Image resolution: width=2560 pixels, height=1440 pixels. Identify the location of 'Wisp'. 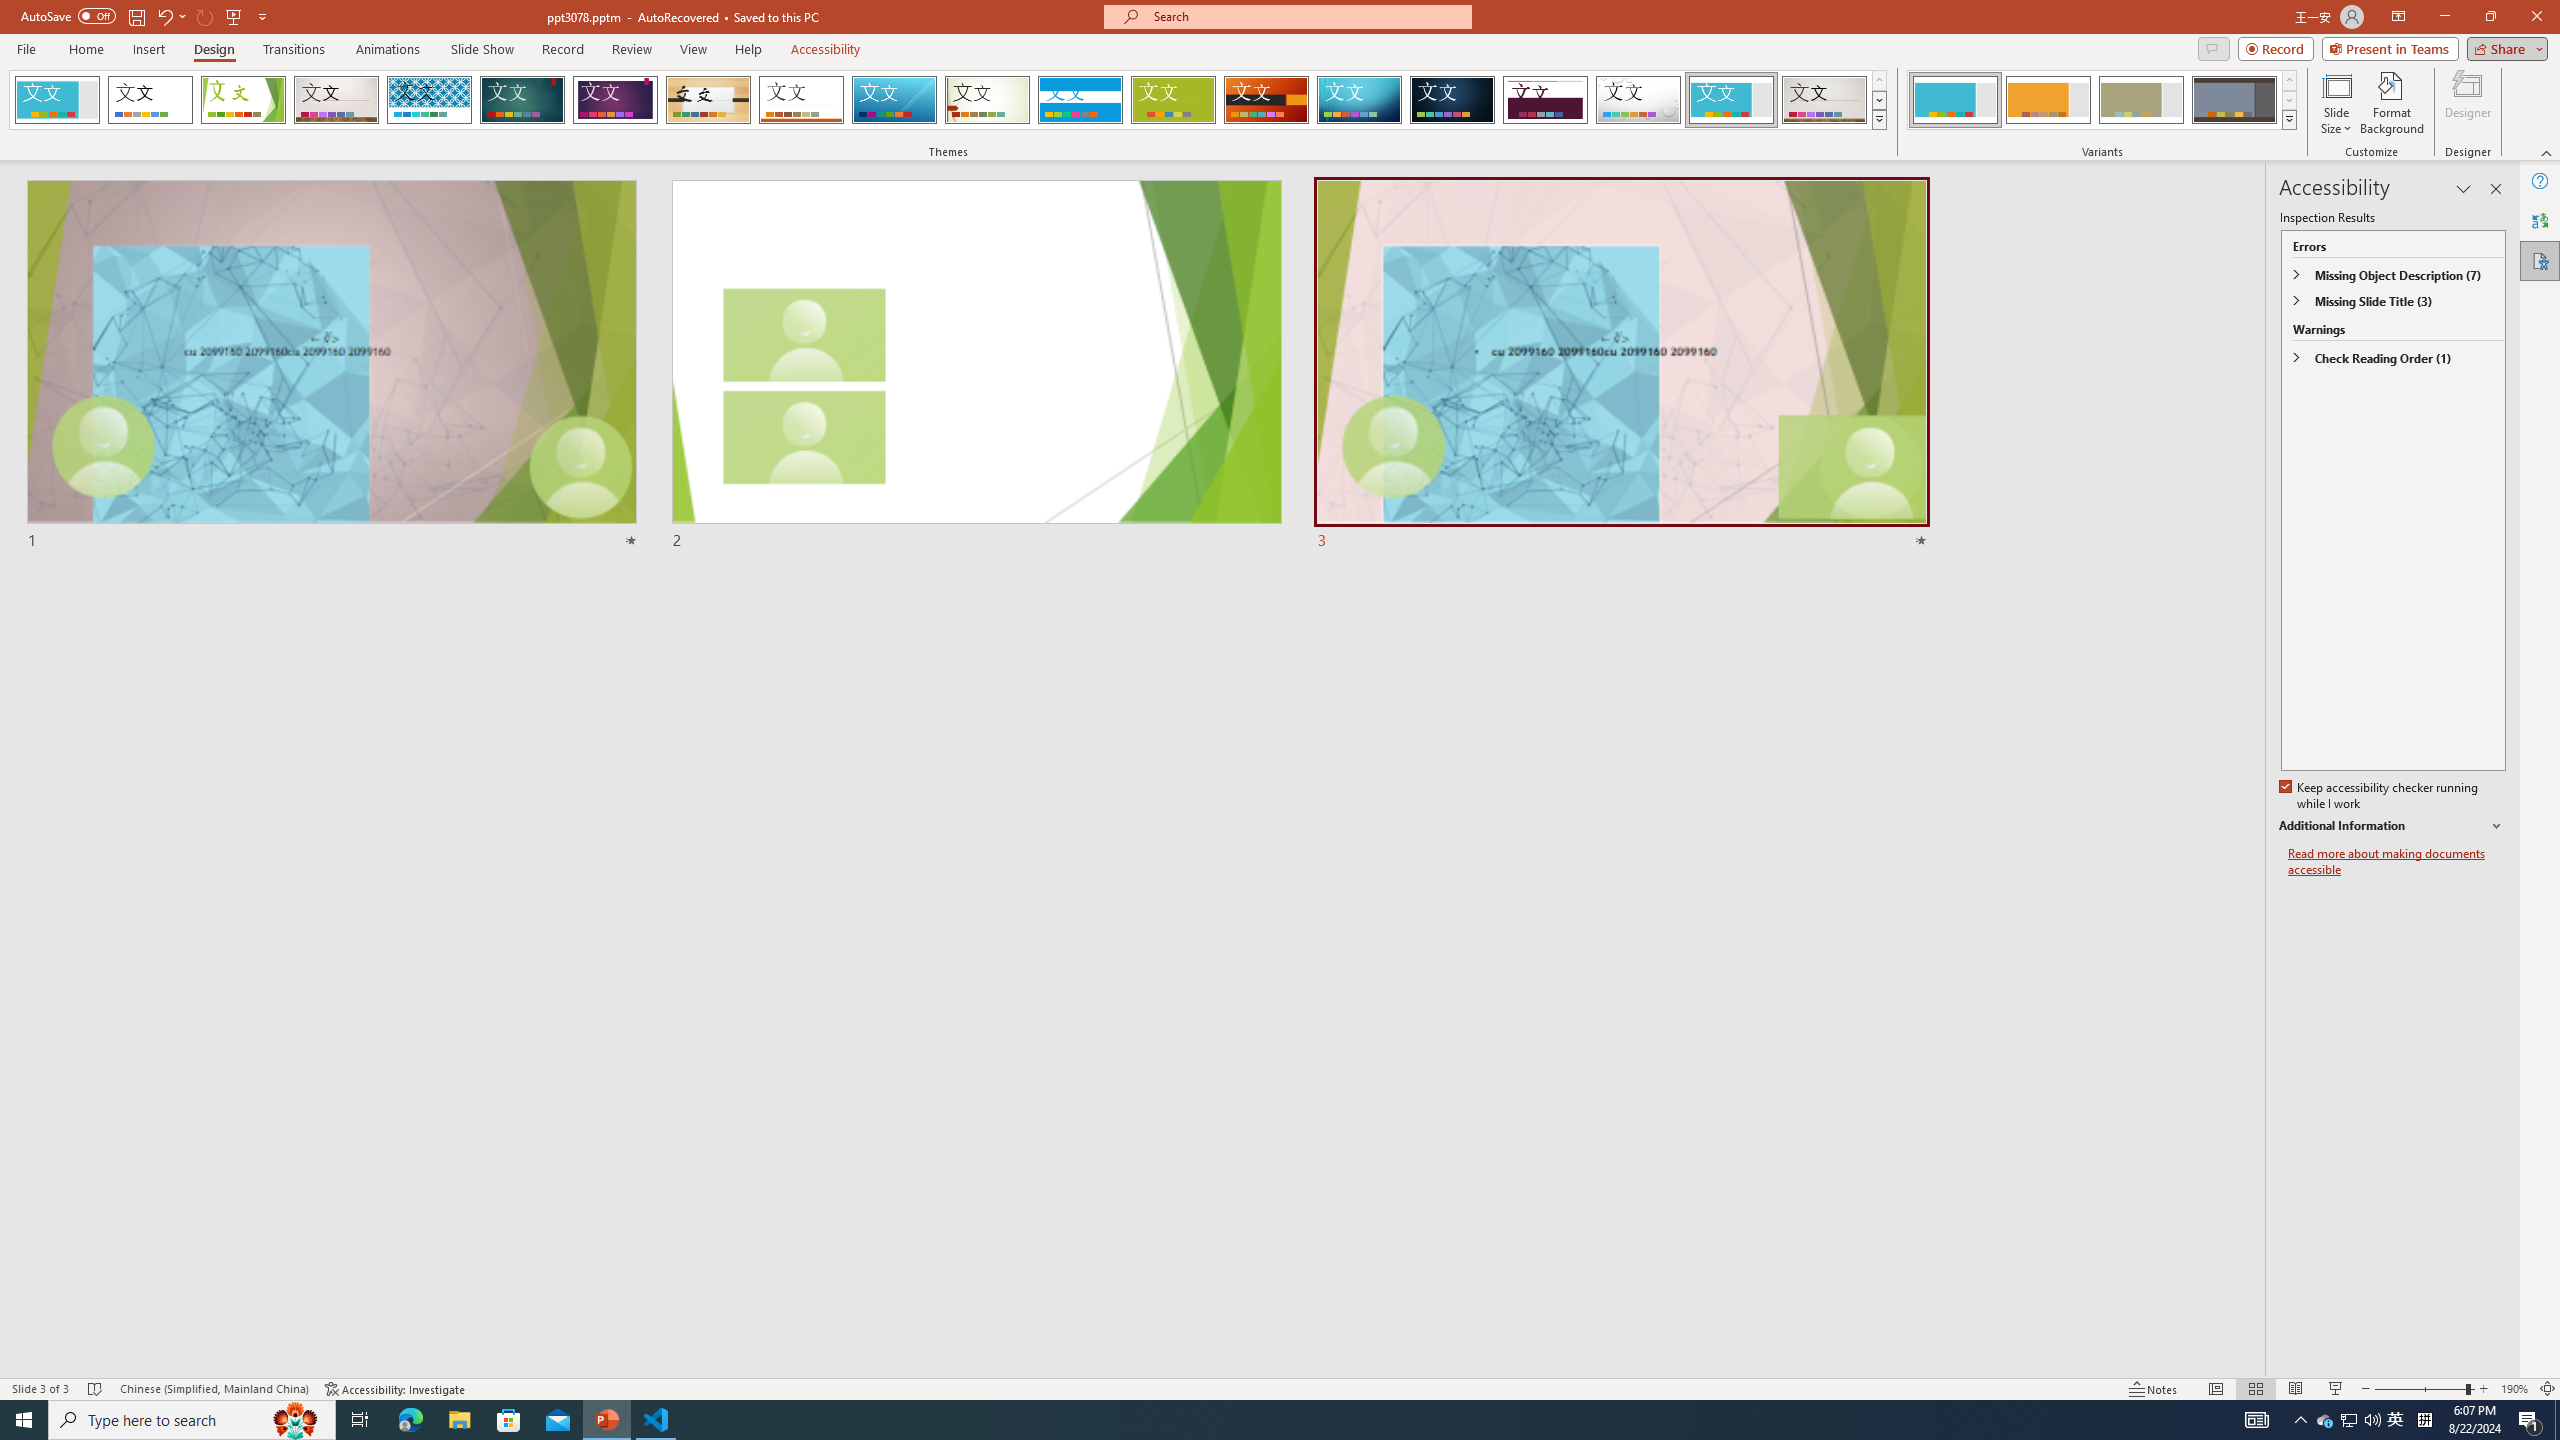
(987, 99).